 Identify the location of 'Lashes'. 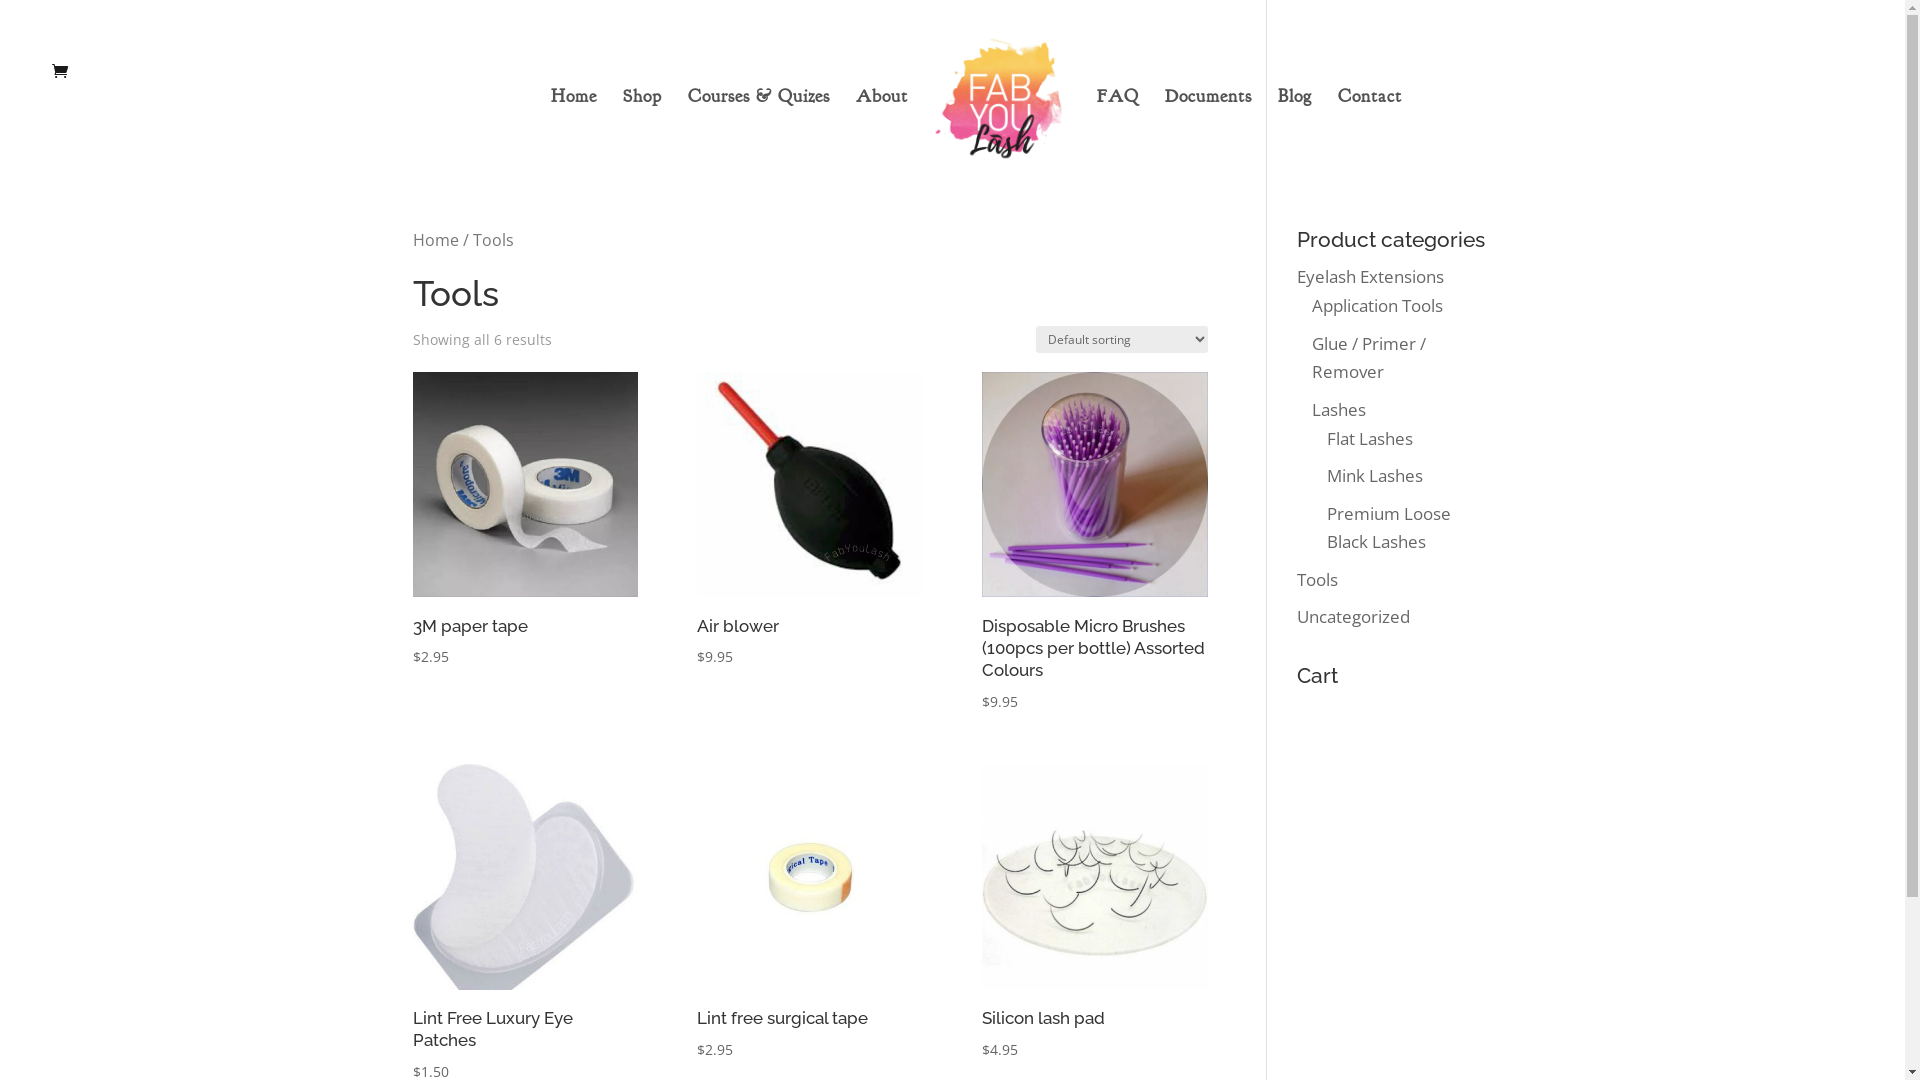
(1339, 408).